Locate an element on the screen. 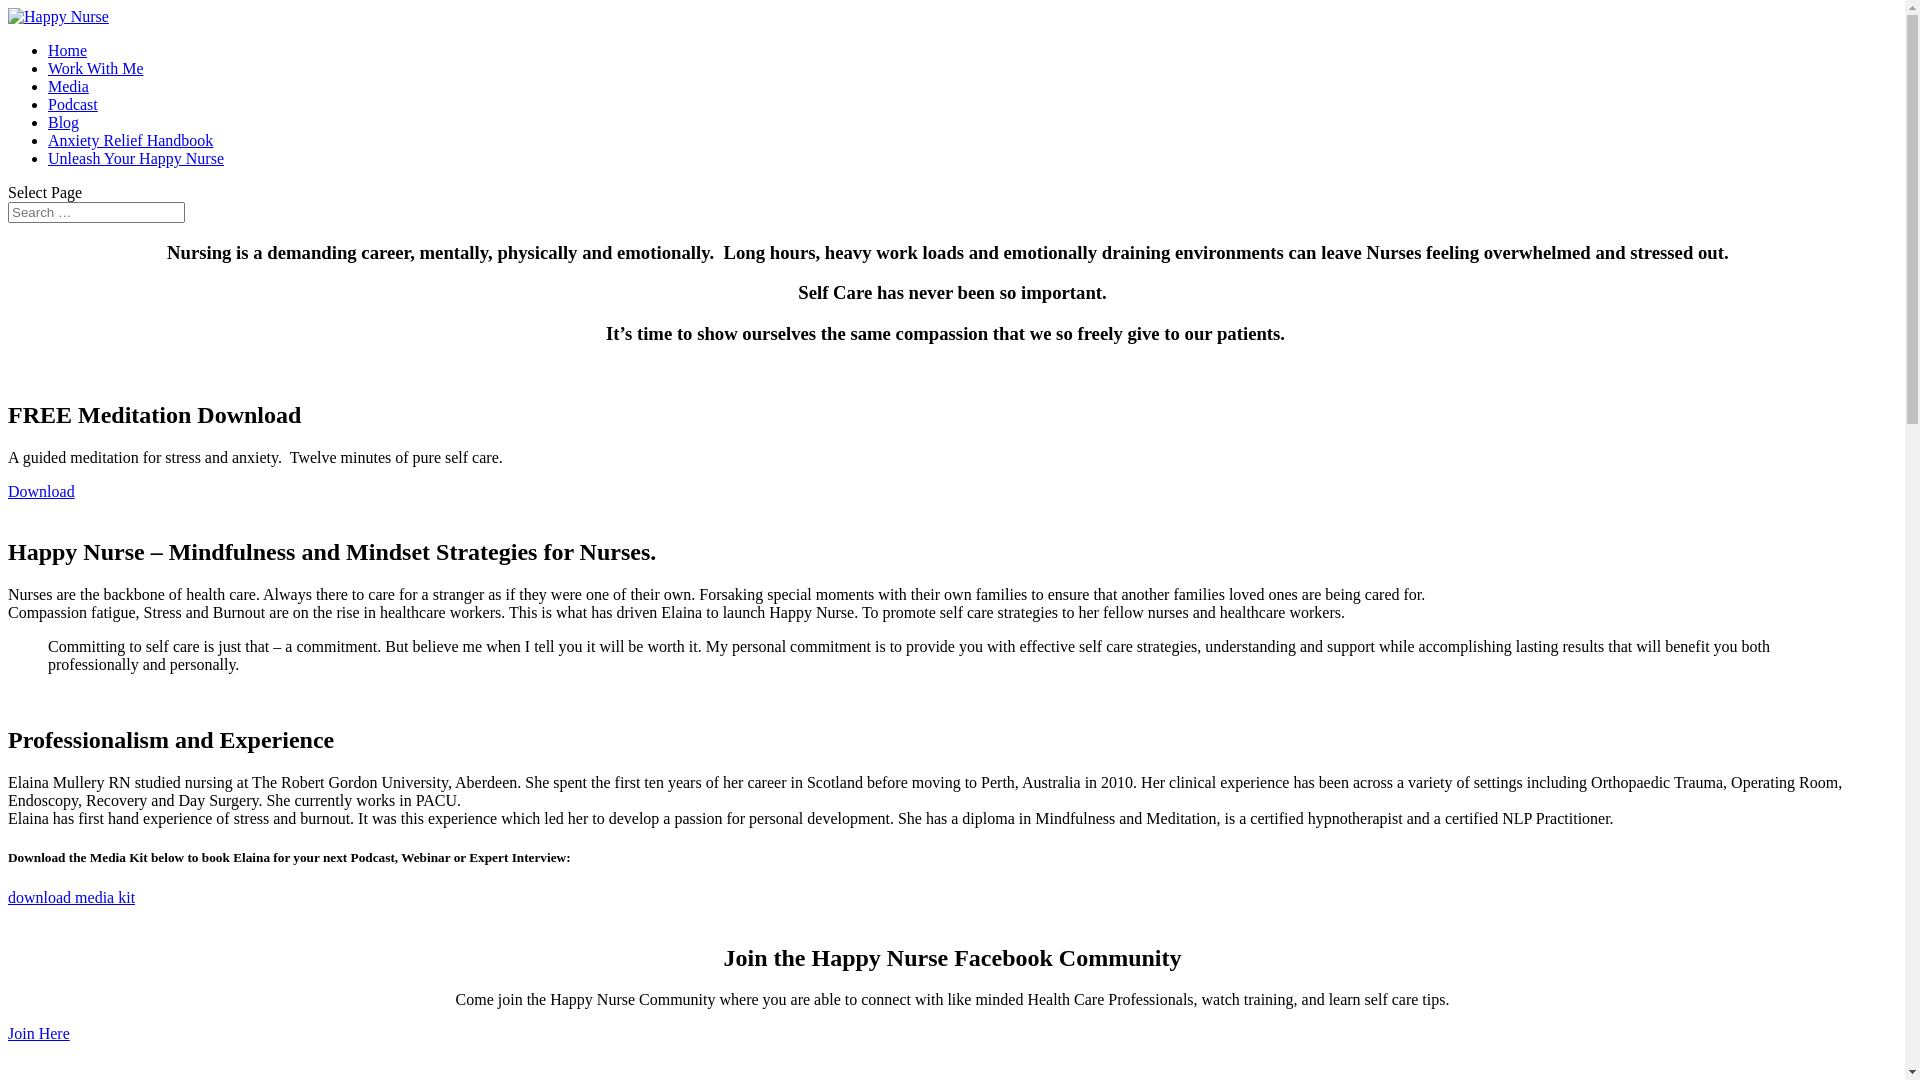 The width and height of the screenshot is (1920, 1080). 'Unleash Your Happy Nurse' is located at coordinates (134, 157).